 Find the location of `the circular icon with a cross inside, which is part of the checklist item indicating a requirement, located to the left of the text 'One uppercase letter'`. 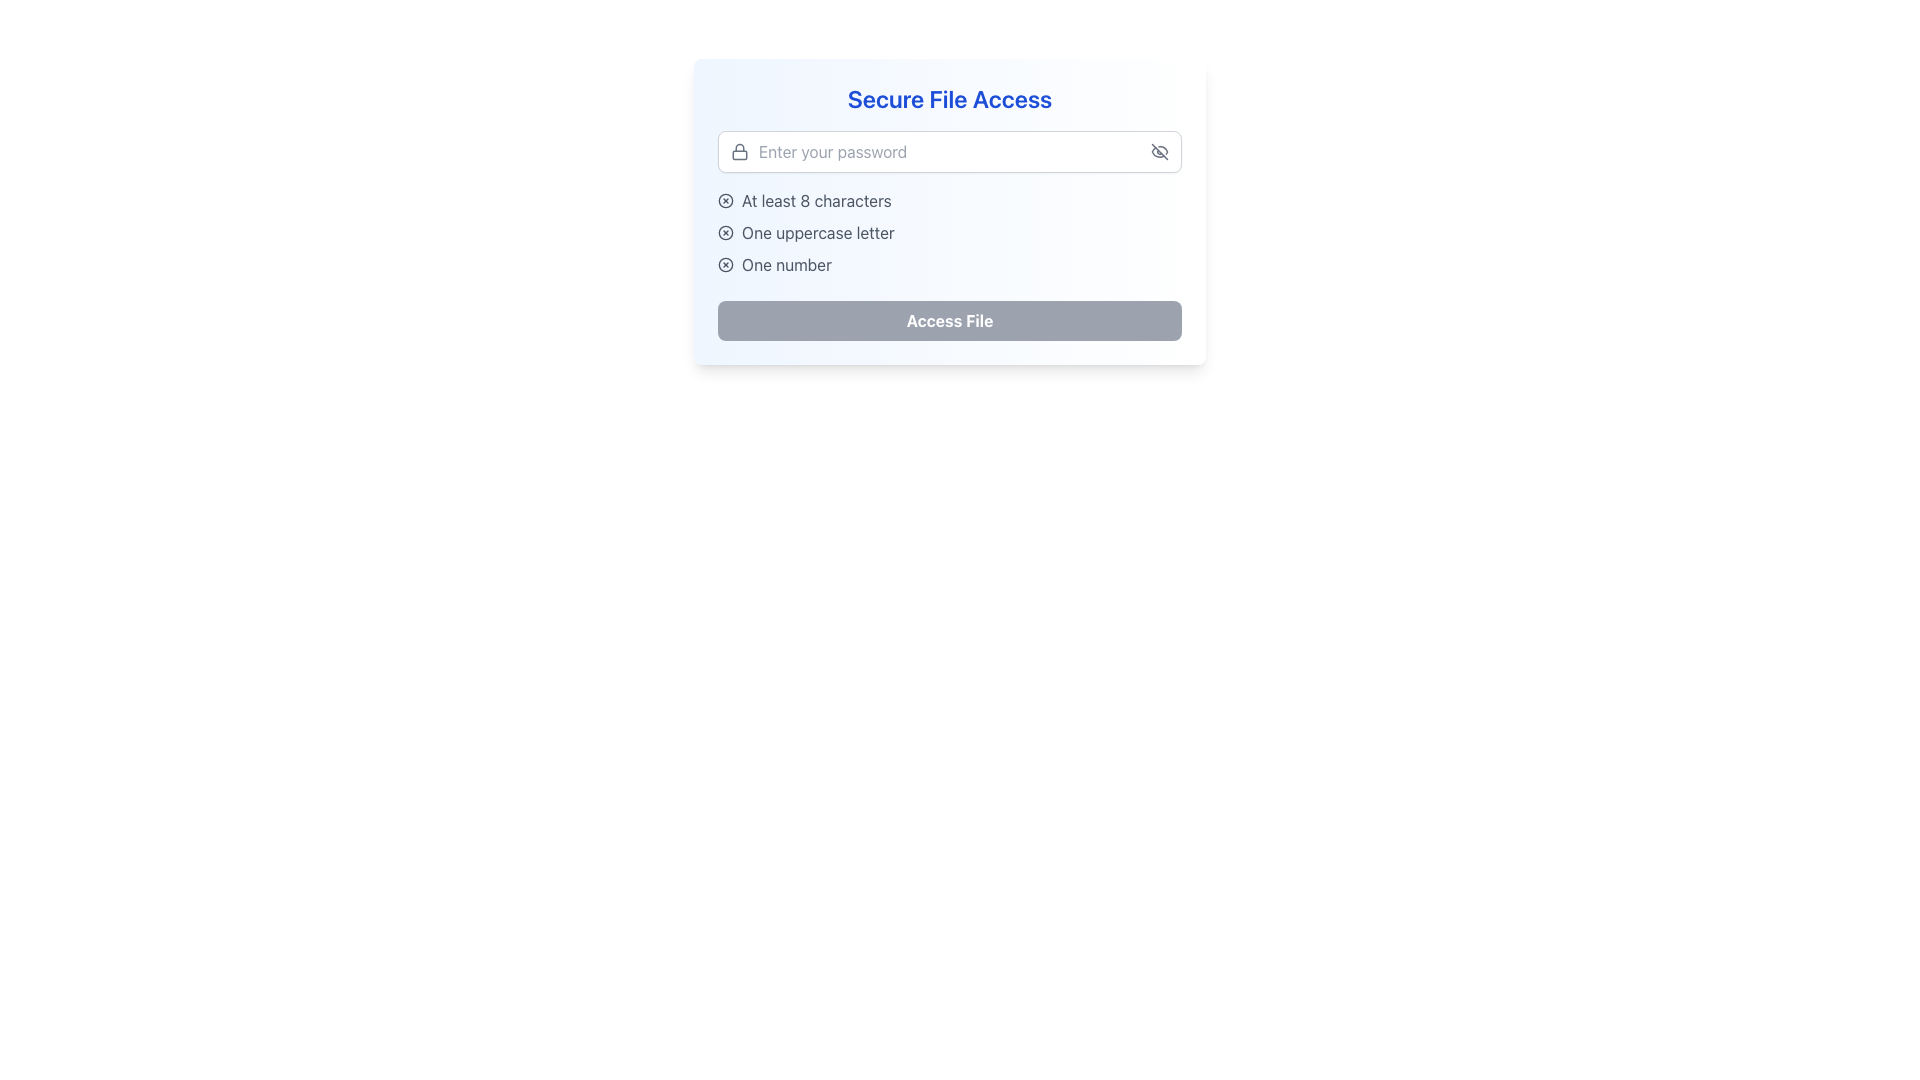

the circular icon with a cross inside, which is part of the checklist item indicating a requirement, located to the left of the text 'One uppercase letter' is located at coordinates (724, 231).